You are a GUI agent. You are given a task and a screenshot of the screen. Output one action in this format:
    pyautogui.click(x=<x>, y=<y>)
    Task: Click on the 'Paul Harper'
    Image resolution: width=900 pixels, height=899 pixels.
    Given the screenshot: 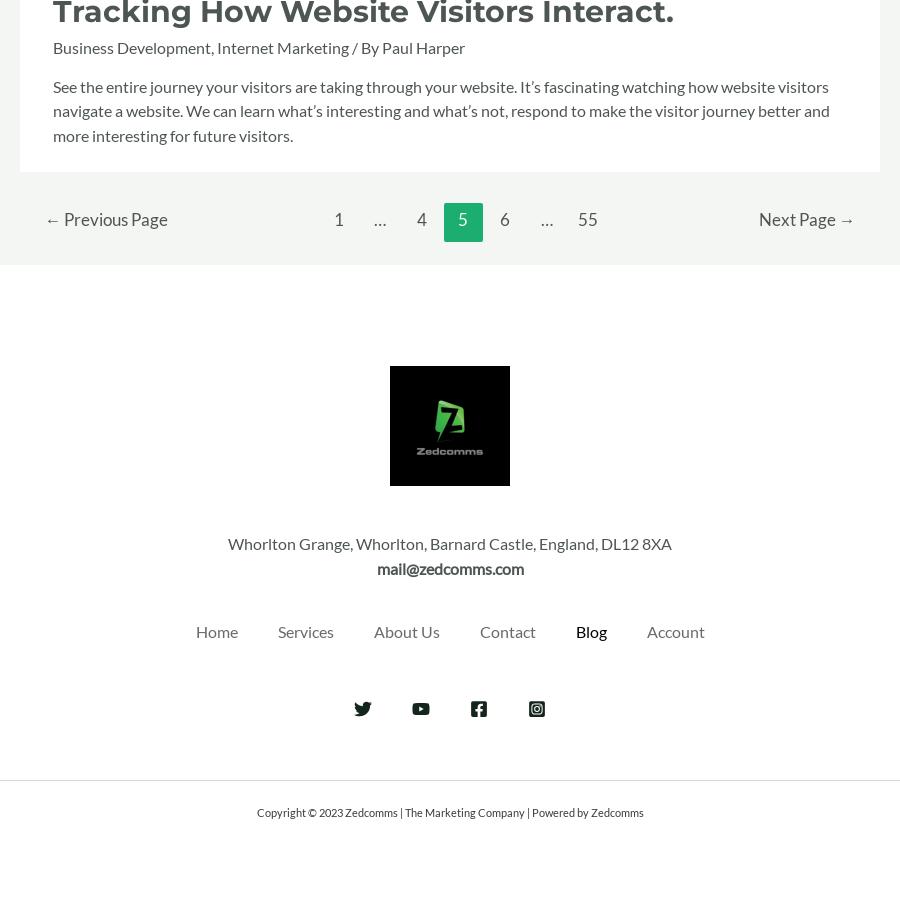 What is the action you would take?
    pyautogui.click(x=423, y=46)
    